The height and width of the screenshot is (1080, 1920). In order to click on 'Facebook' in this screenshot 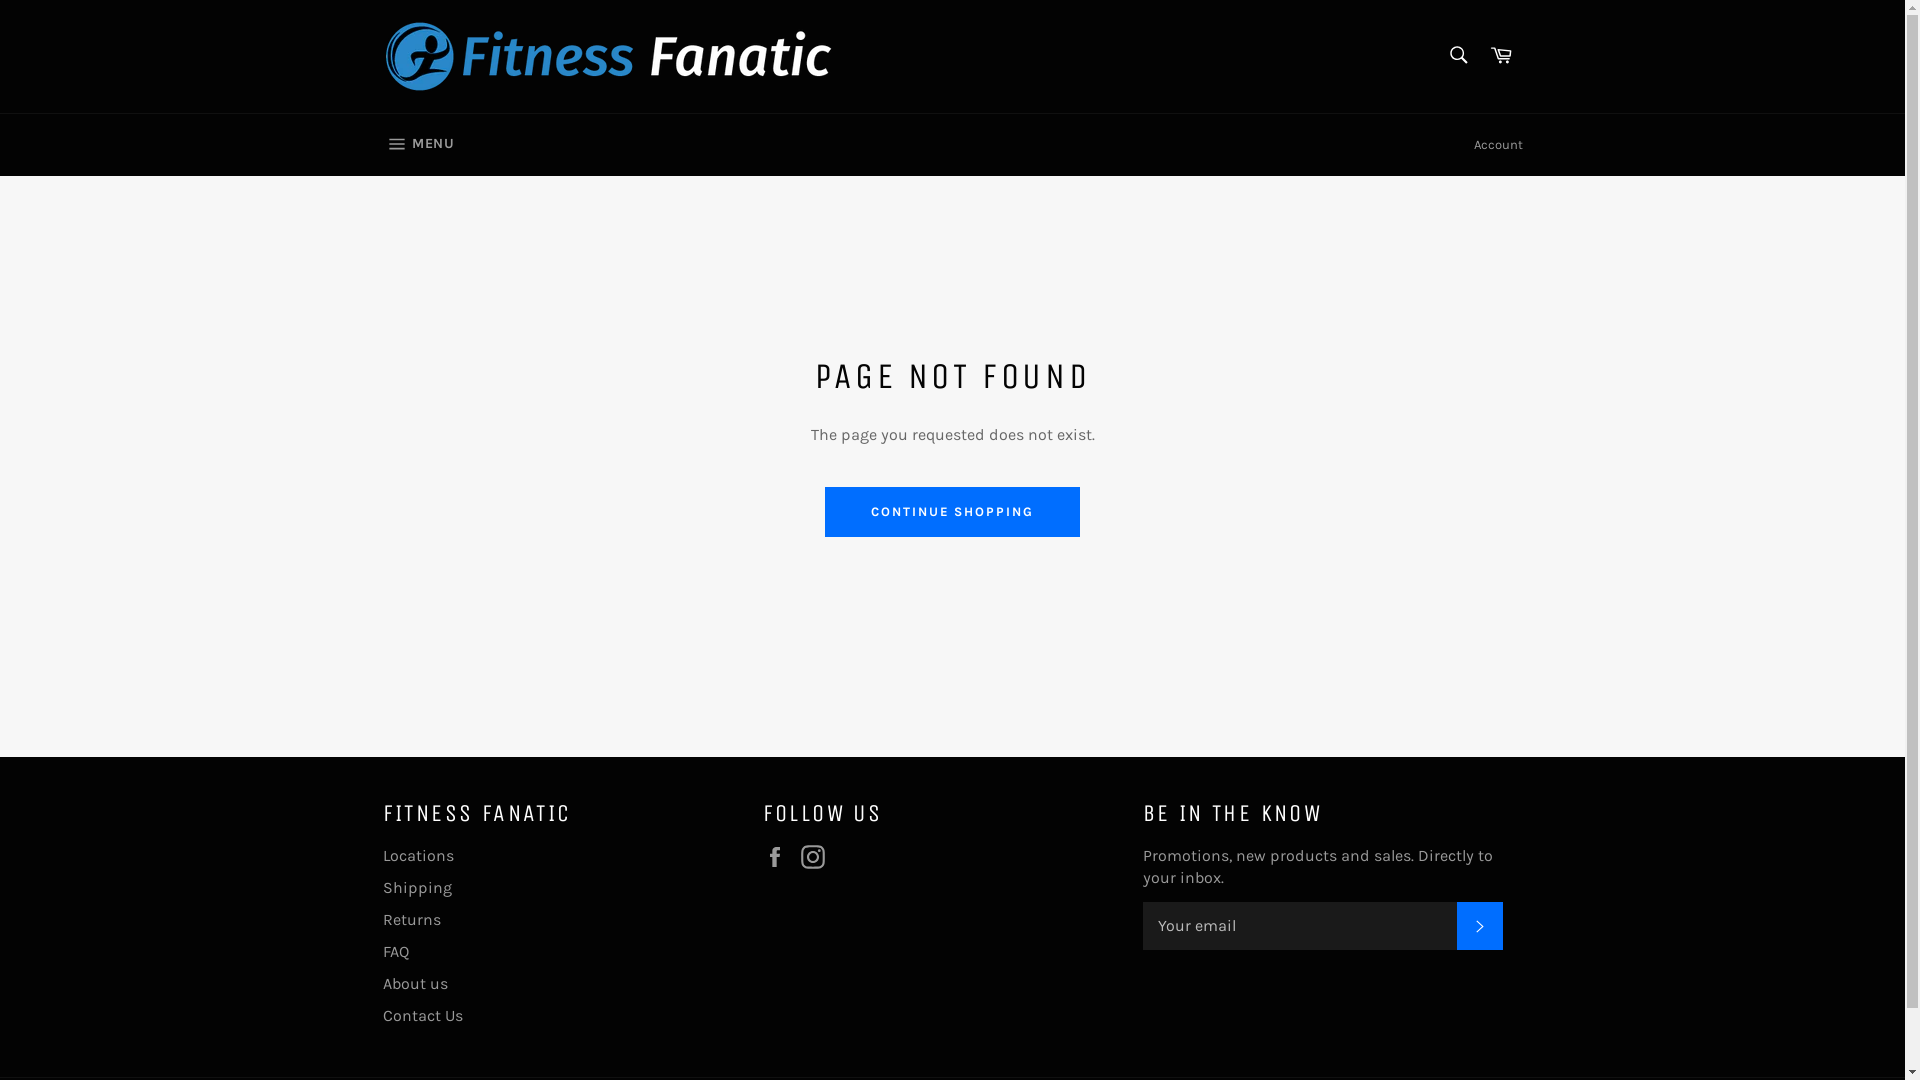, I will do `click(777, 855)`.